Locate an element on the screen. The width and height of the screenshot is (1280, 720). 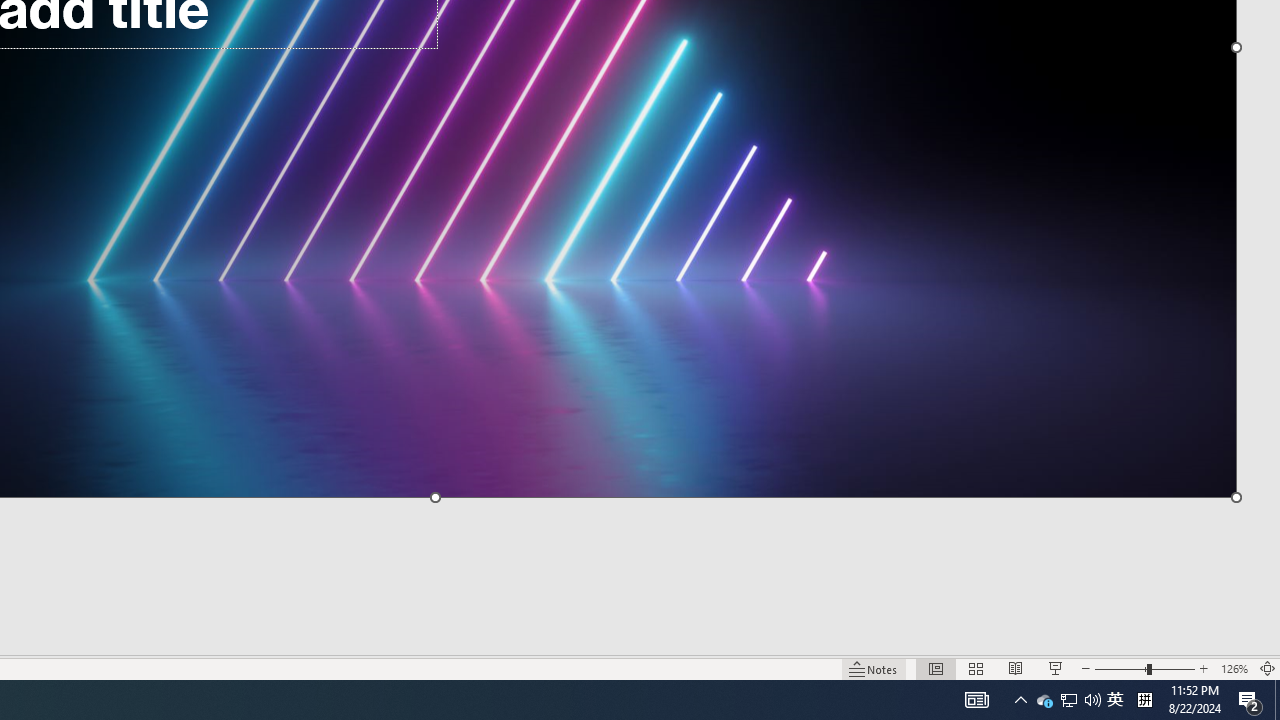
'Zoom 126%' is located at coordinates (1233, 669).